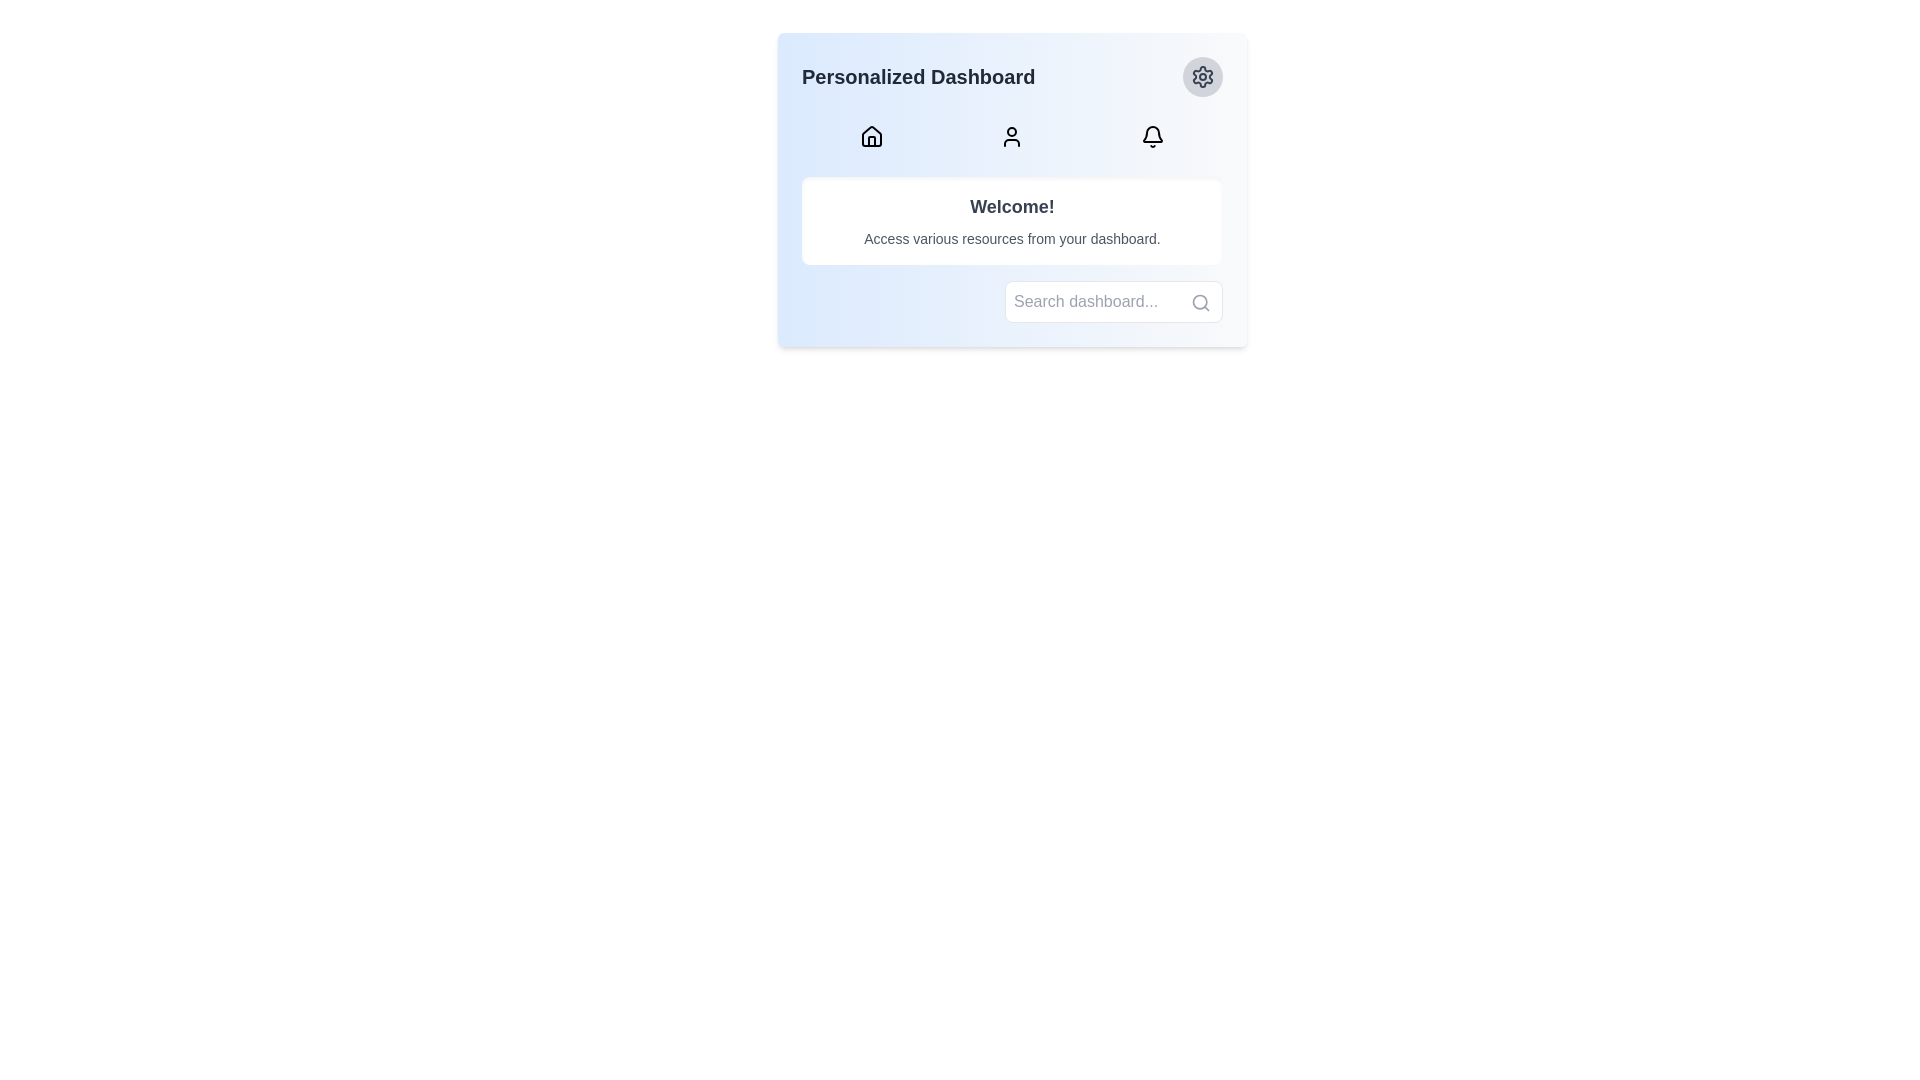  I want to click on the Informational Panel displaying 'Personalized Dashboard' with a light blue gradient background and a search bar below it, so click(1012, 189).